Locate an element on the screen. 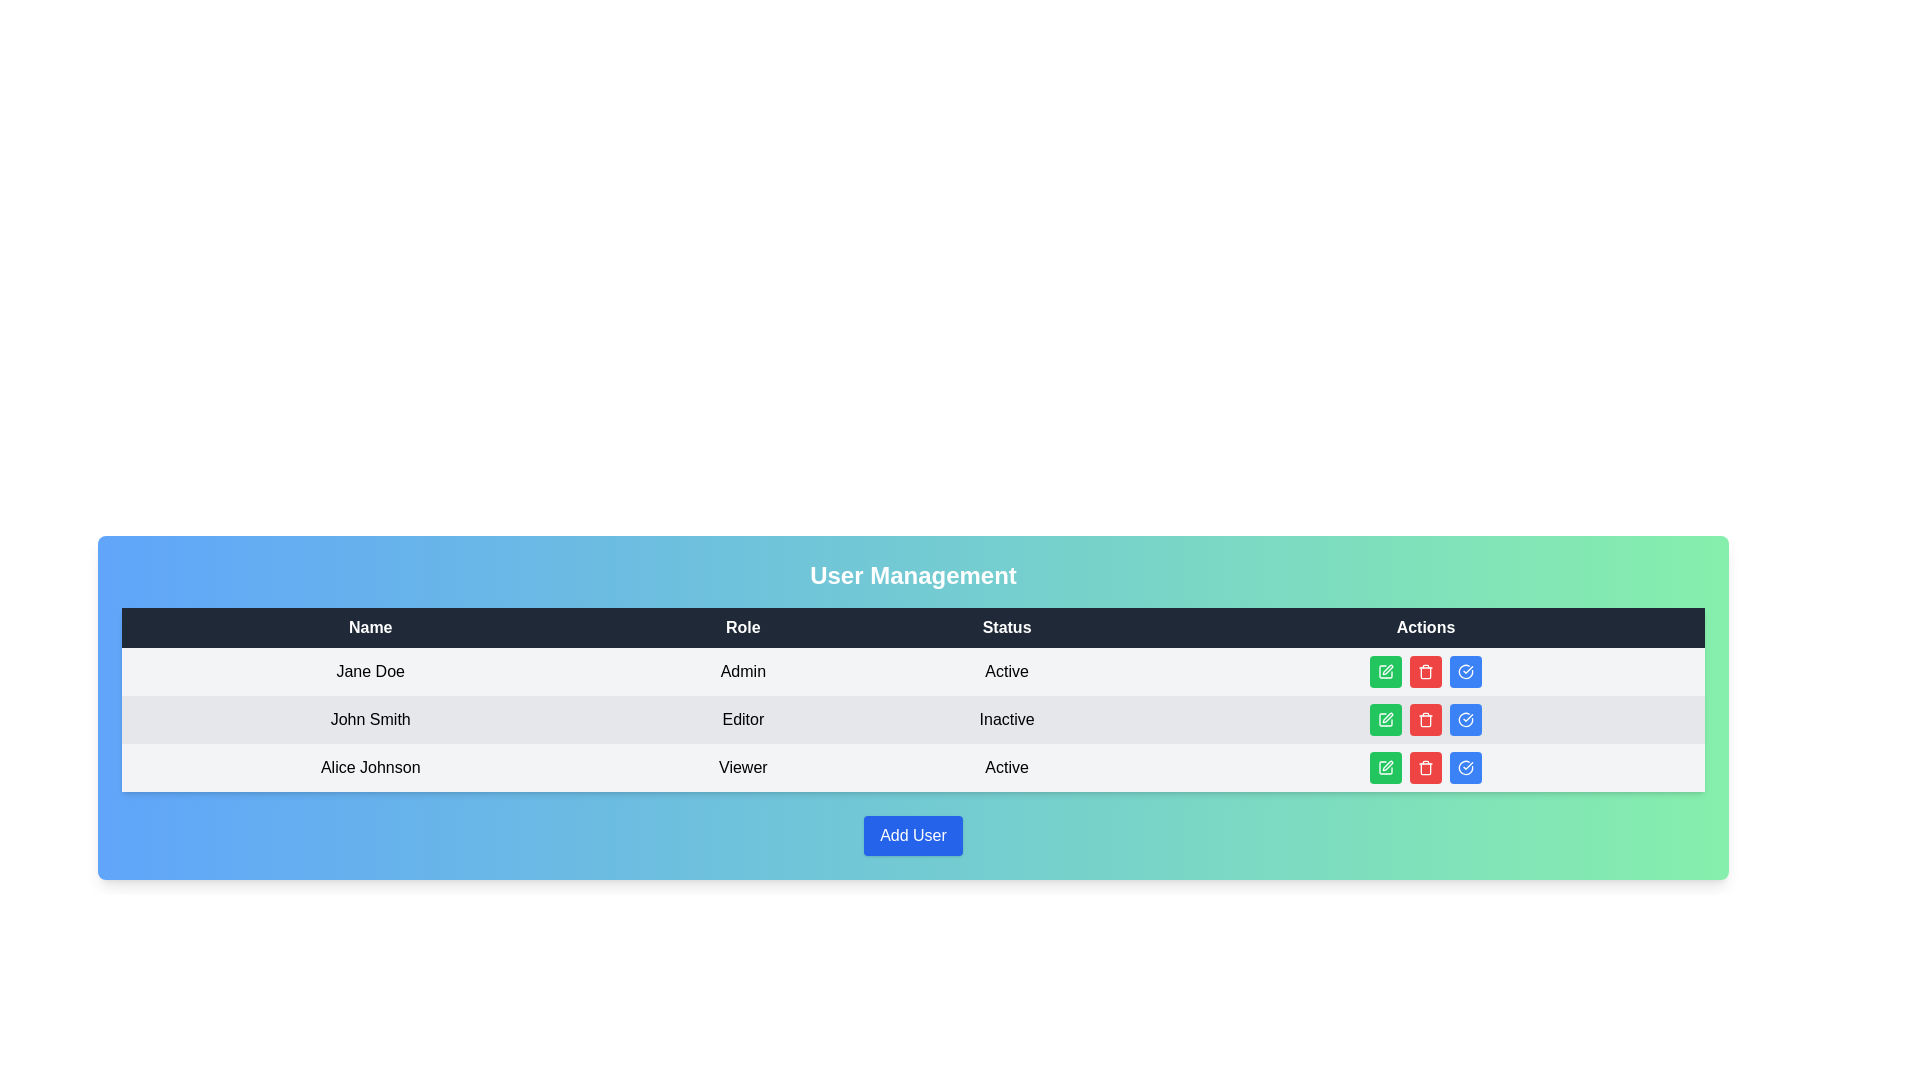 The width and height of the screenshot is (1920, 1080). the circular checkmark icon with a blue background located inside the rightmost button of the three in the 'Actions' column of the third row of the table is located at coordinates (1465, 720).